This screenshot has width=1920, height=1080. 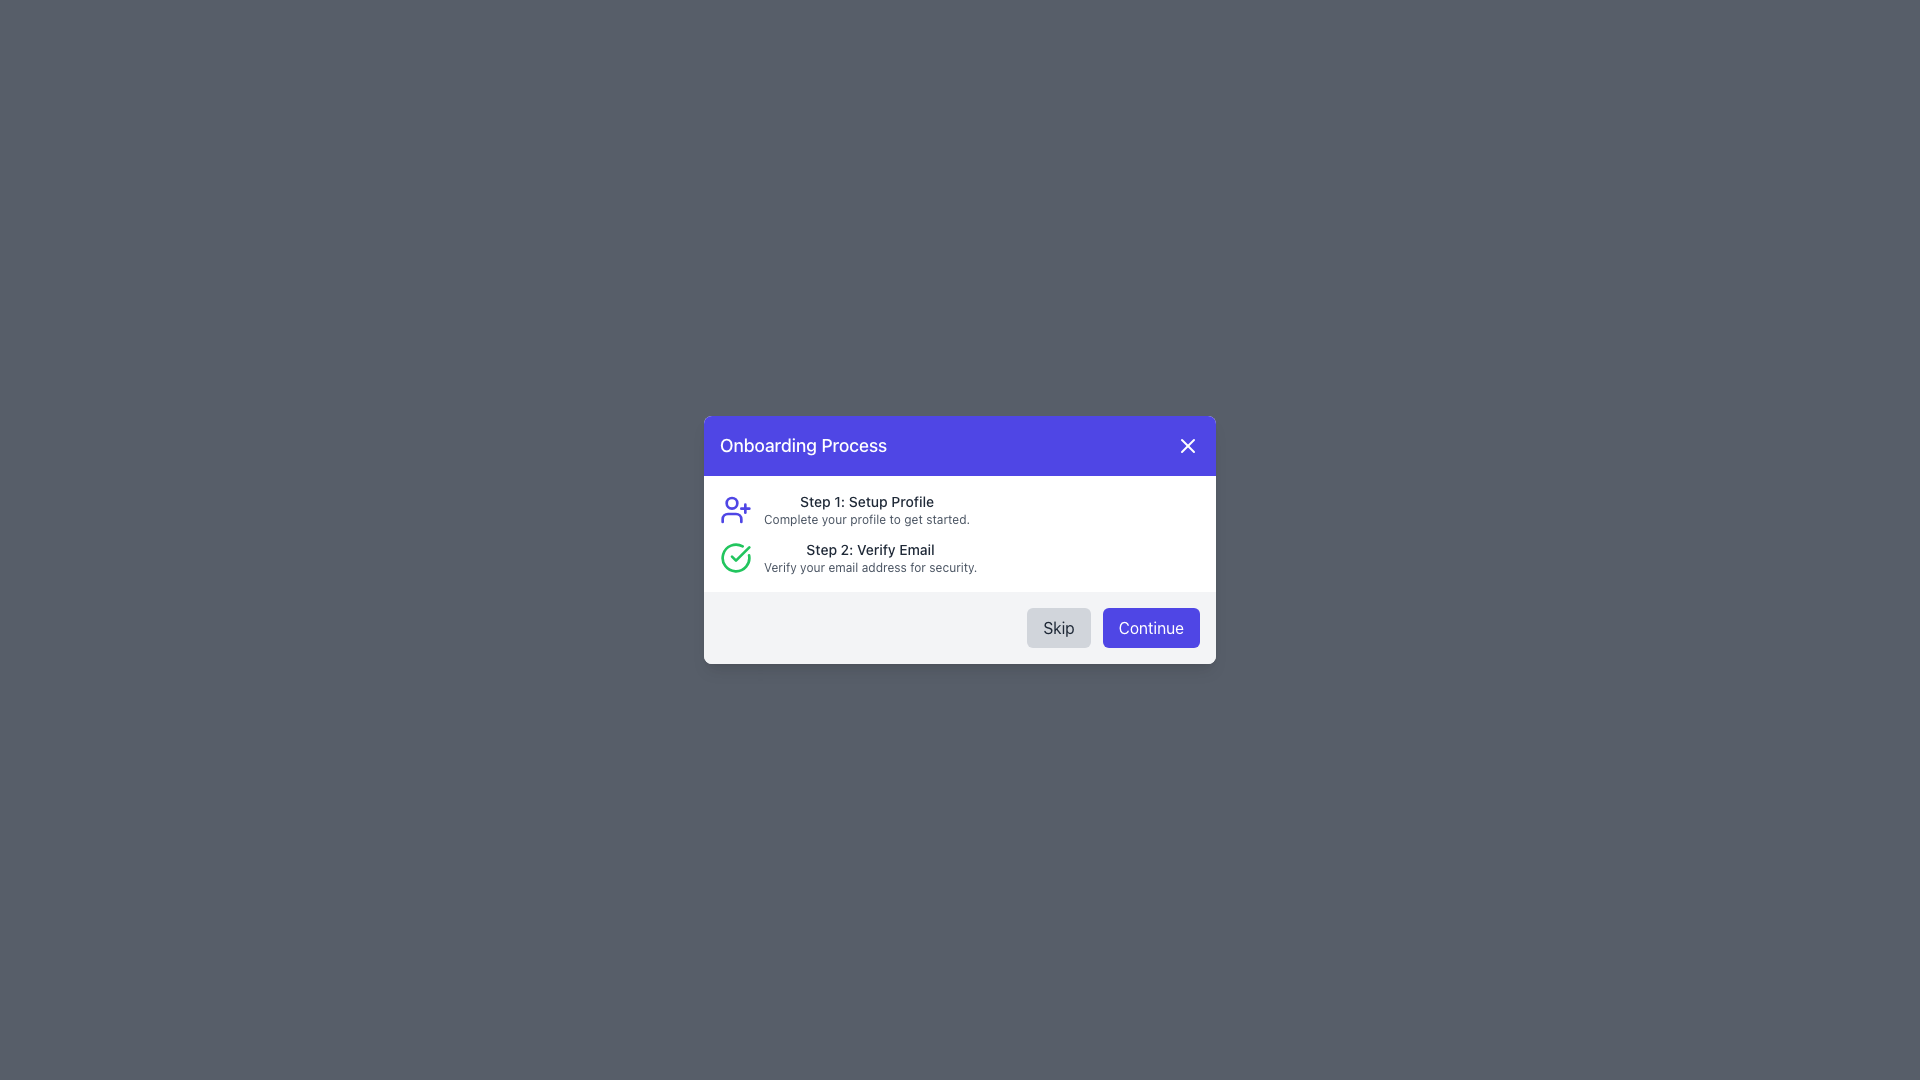 I want to click on the completion checkmark icon for step 2 in the onboarding process modal dialog, which is located to the left of the text 'Step 2: Verify Email', so click(x=734, y=558).